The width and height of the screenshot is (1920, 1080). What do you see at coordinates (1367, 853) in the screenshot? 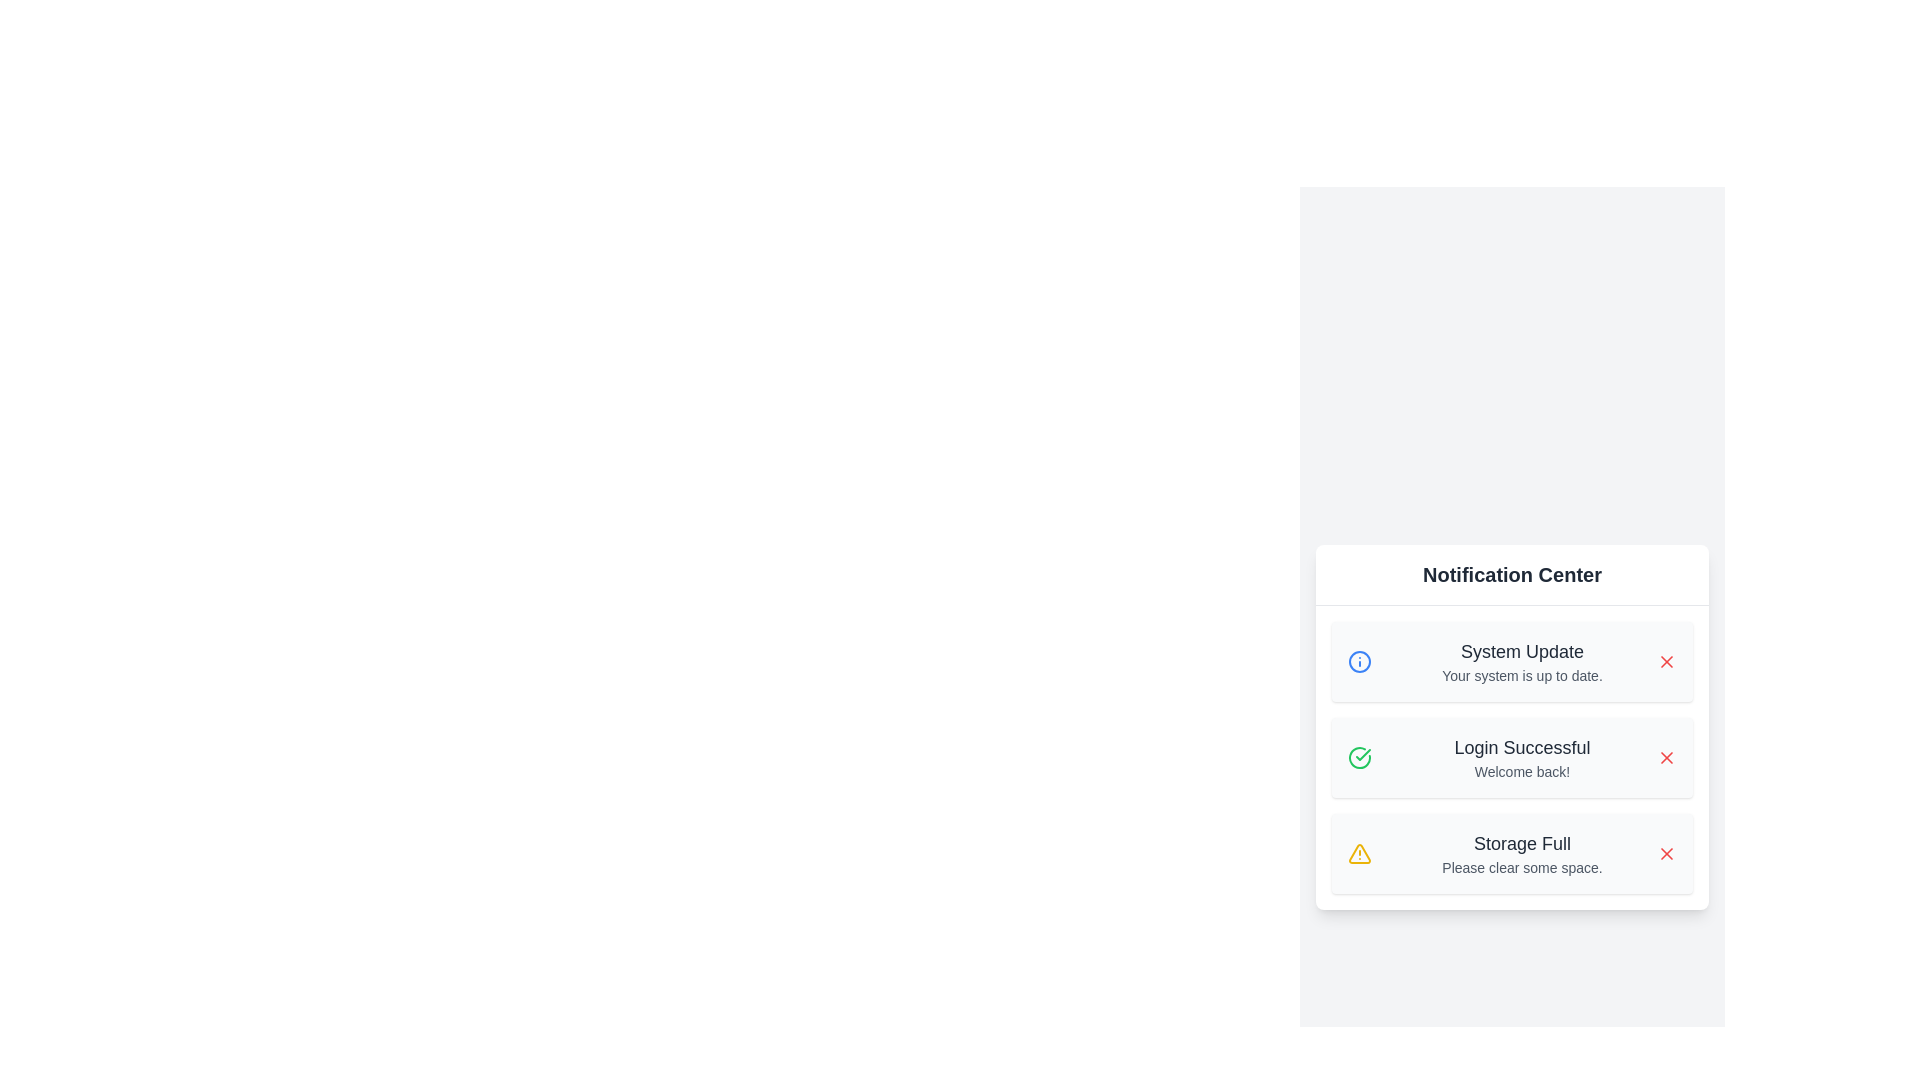
I see `the state represented by the yellow warning triangle icon with an exclamation mark, located in the third notification entry titled 'Storage Full' in the notification center` at bounding box center [1367, 853].